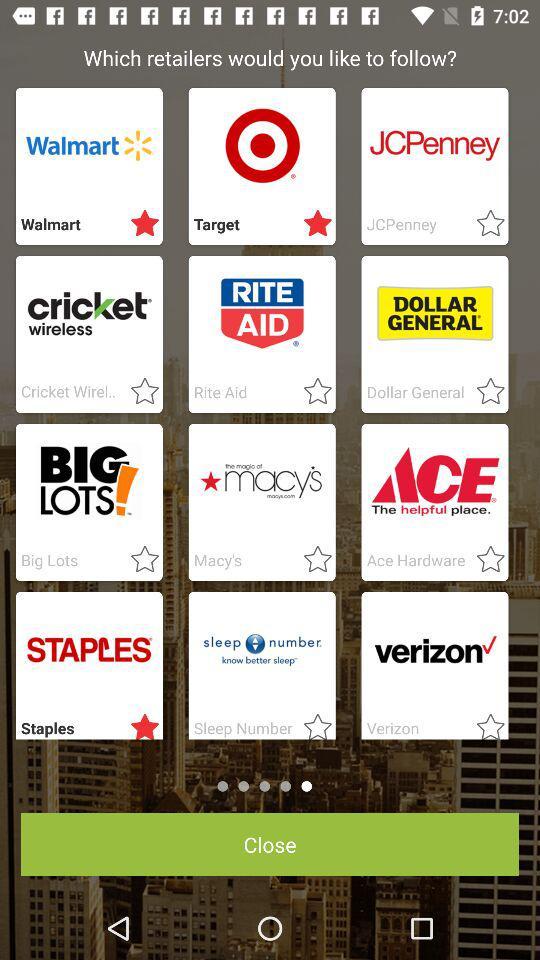 The image size is (540, 960). I want to click on ratings, so click(312, 224).